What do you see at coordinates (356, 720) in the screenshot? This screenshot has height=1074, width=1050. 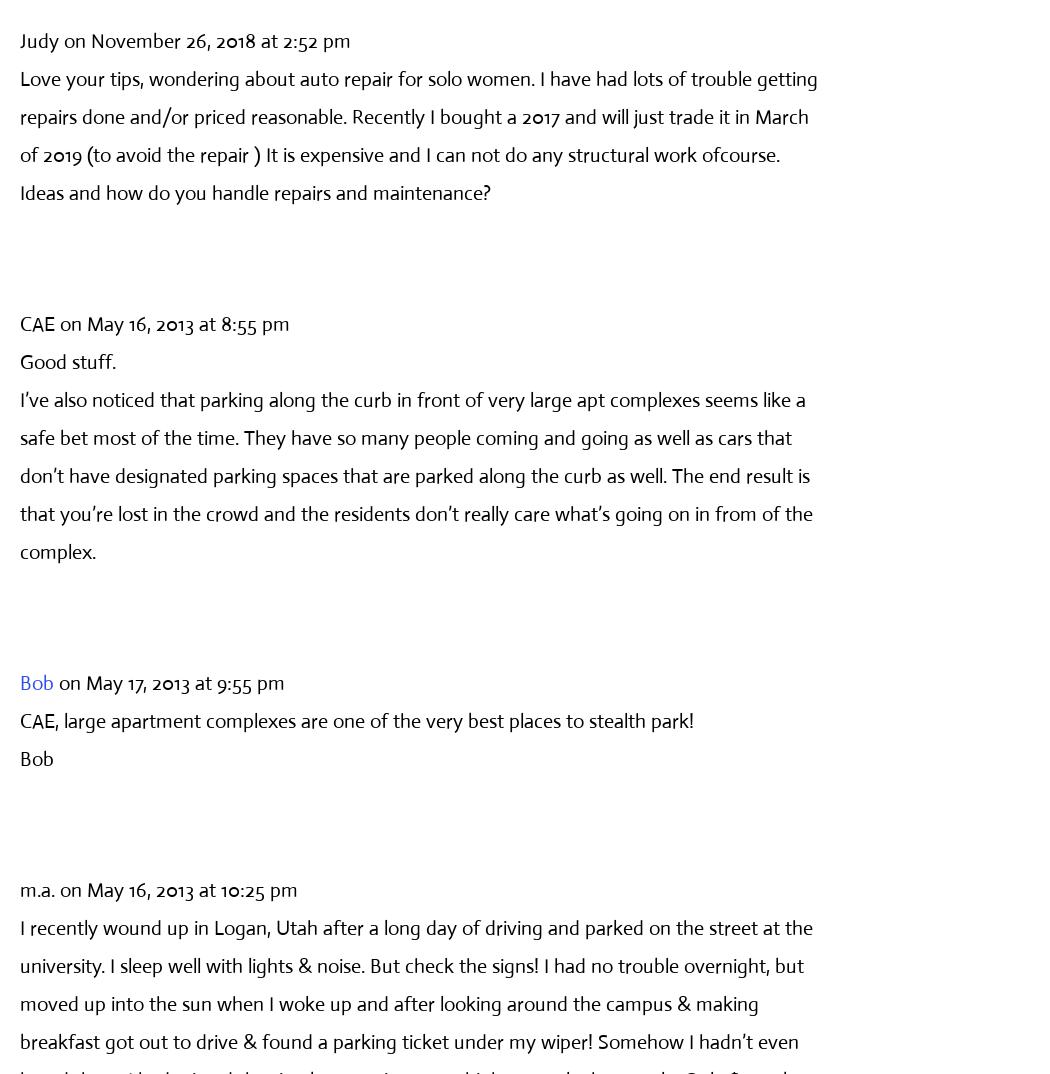 I see `'CAE, large apartment complexes are one of the very best places to stealth park!'` at bounding box center [356, 720].